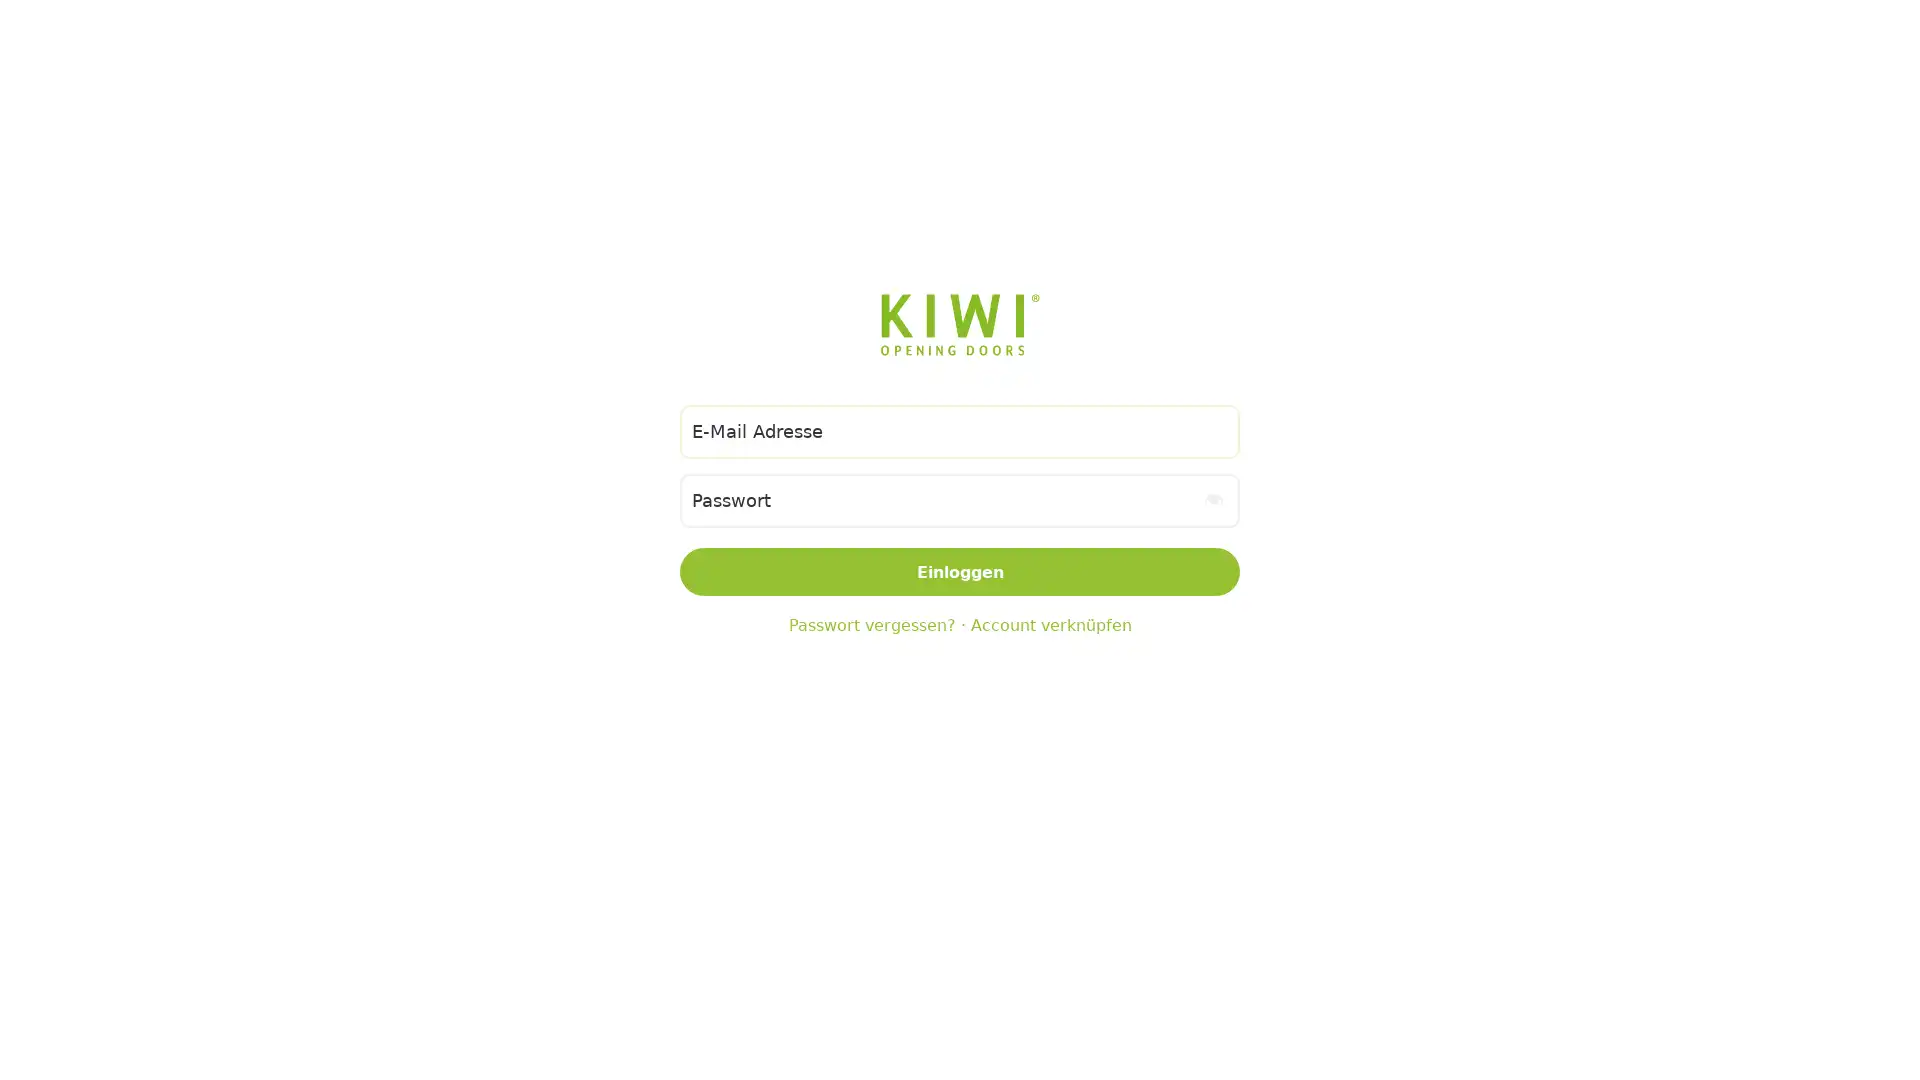 The image size is (1920, 1080). What do you see at coordinates (960, 571) in the screenshot?
I see `Einloggen` at bounding box center [960, 571].